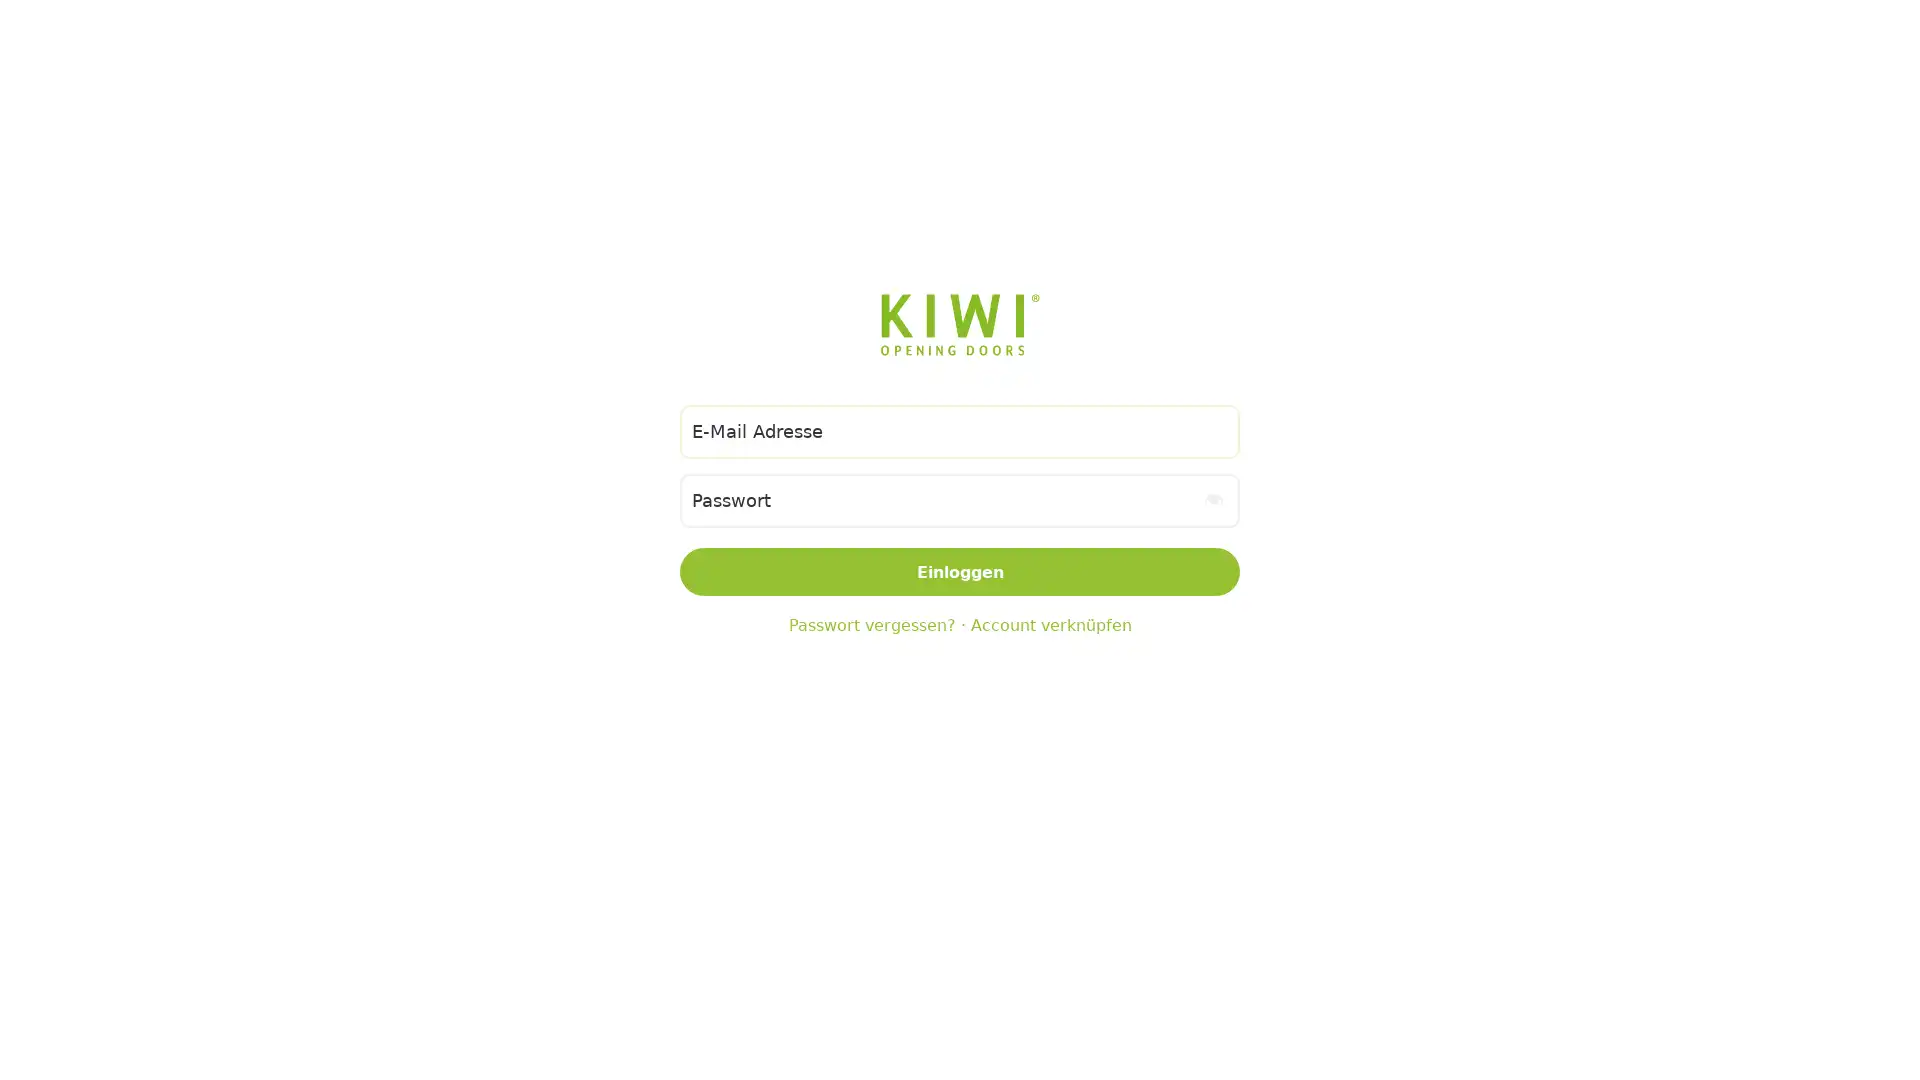 The image size is (1920, 1080). What do you see at coordinates (960, 571) in the screenshot?
I see `Einloggen` at bounding box center [960, 571].